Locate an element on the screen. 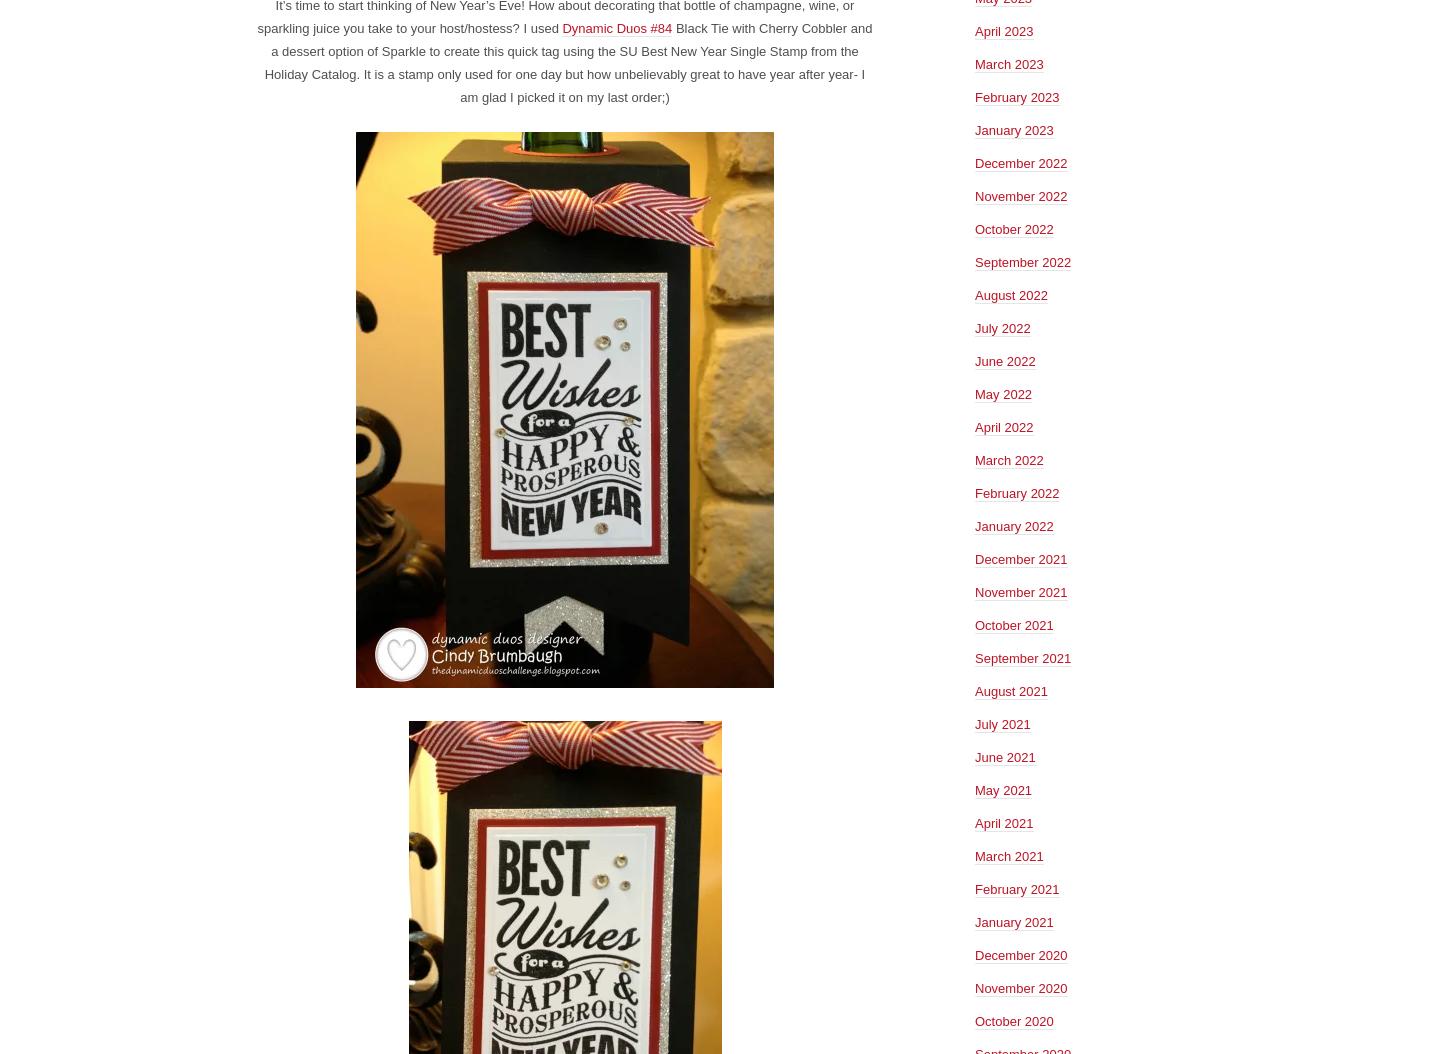 The width and height of the screenshot is (1450, 1054). 'October 2021' is located at coordinates (1013, 623).